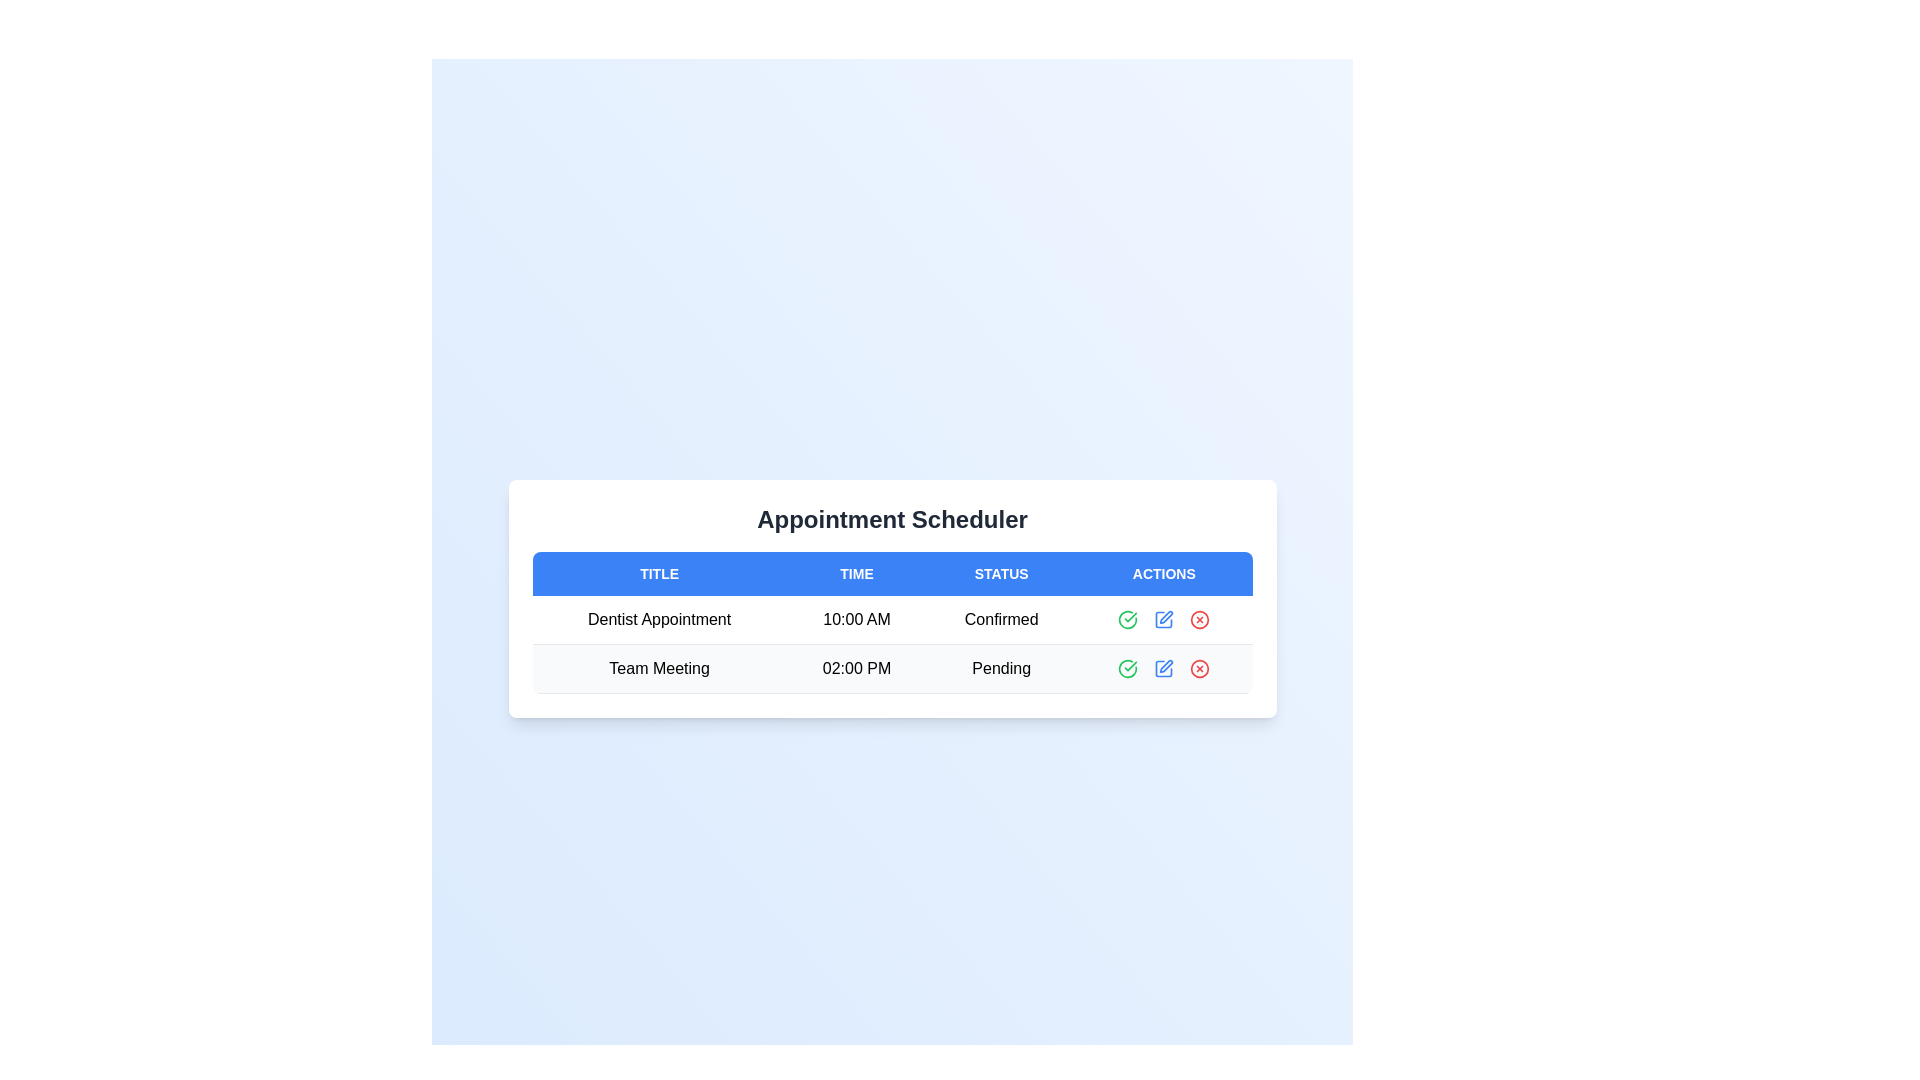 The width and height of the screenshot is (1920, 1080). Describe the element at coordinates (659, 619) in the screenshot. I see `text of the appointment title label located in the first column of the first row of a table layout, positioned before the time and status elements` at that location.